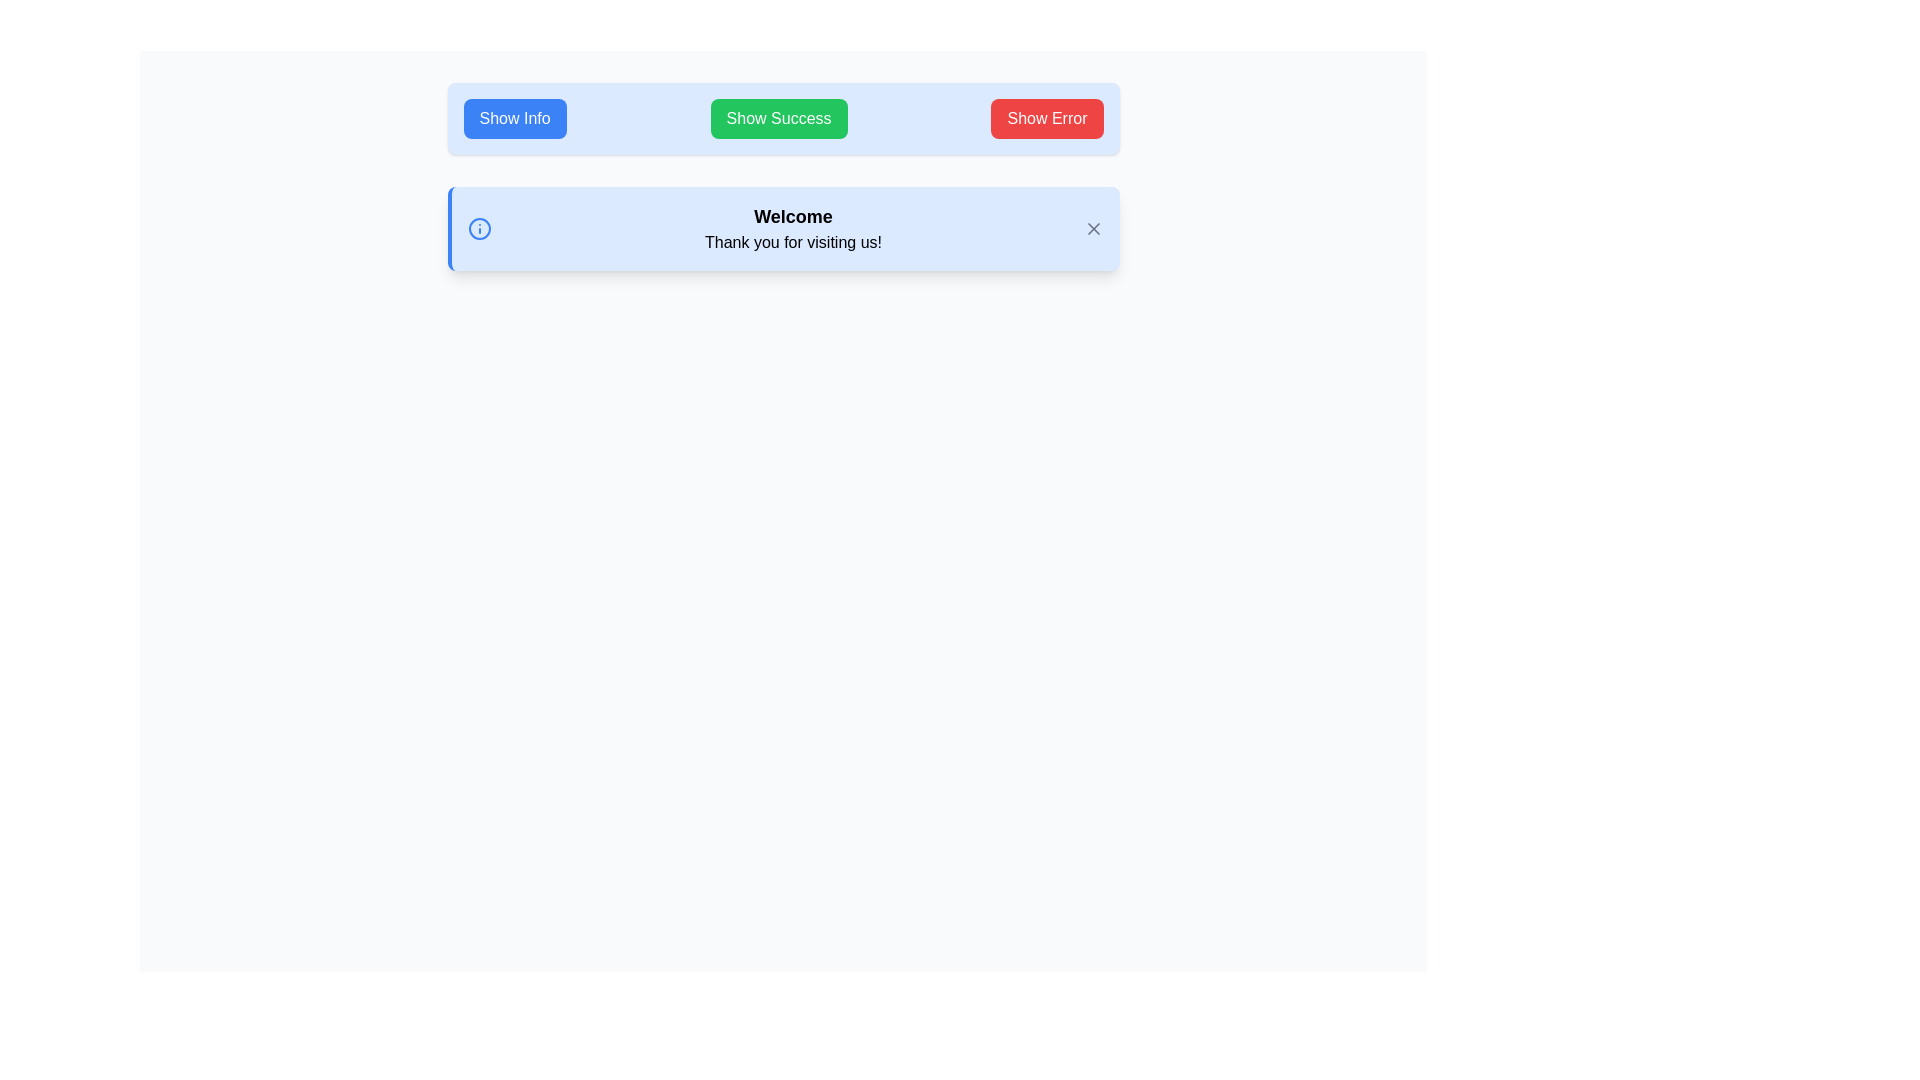 Image resolution: width=1920 pixels, height=1080 pixels. What do you see at coordinates (478, 227) in the screenshot?
I see `the circular icon with a blue outline and an information mark symbol, located inside the notification box adjacent to the text starting with 'Welcome'` at bounding box center [478, 227].